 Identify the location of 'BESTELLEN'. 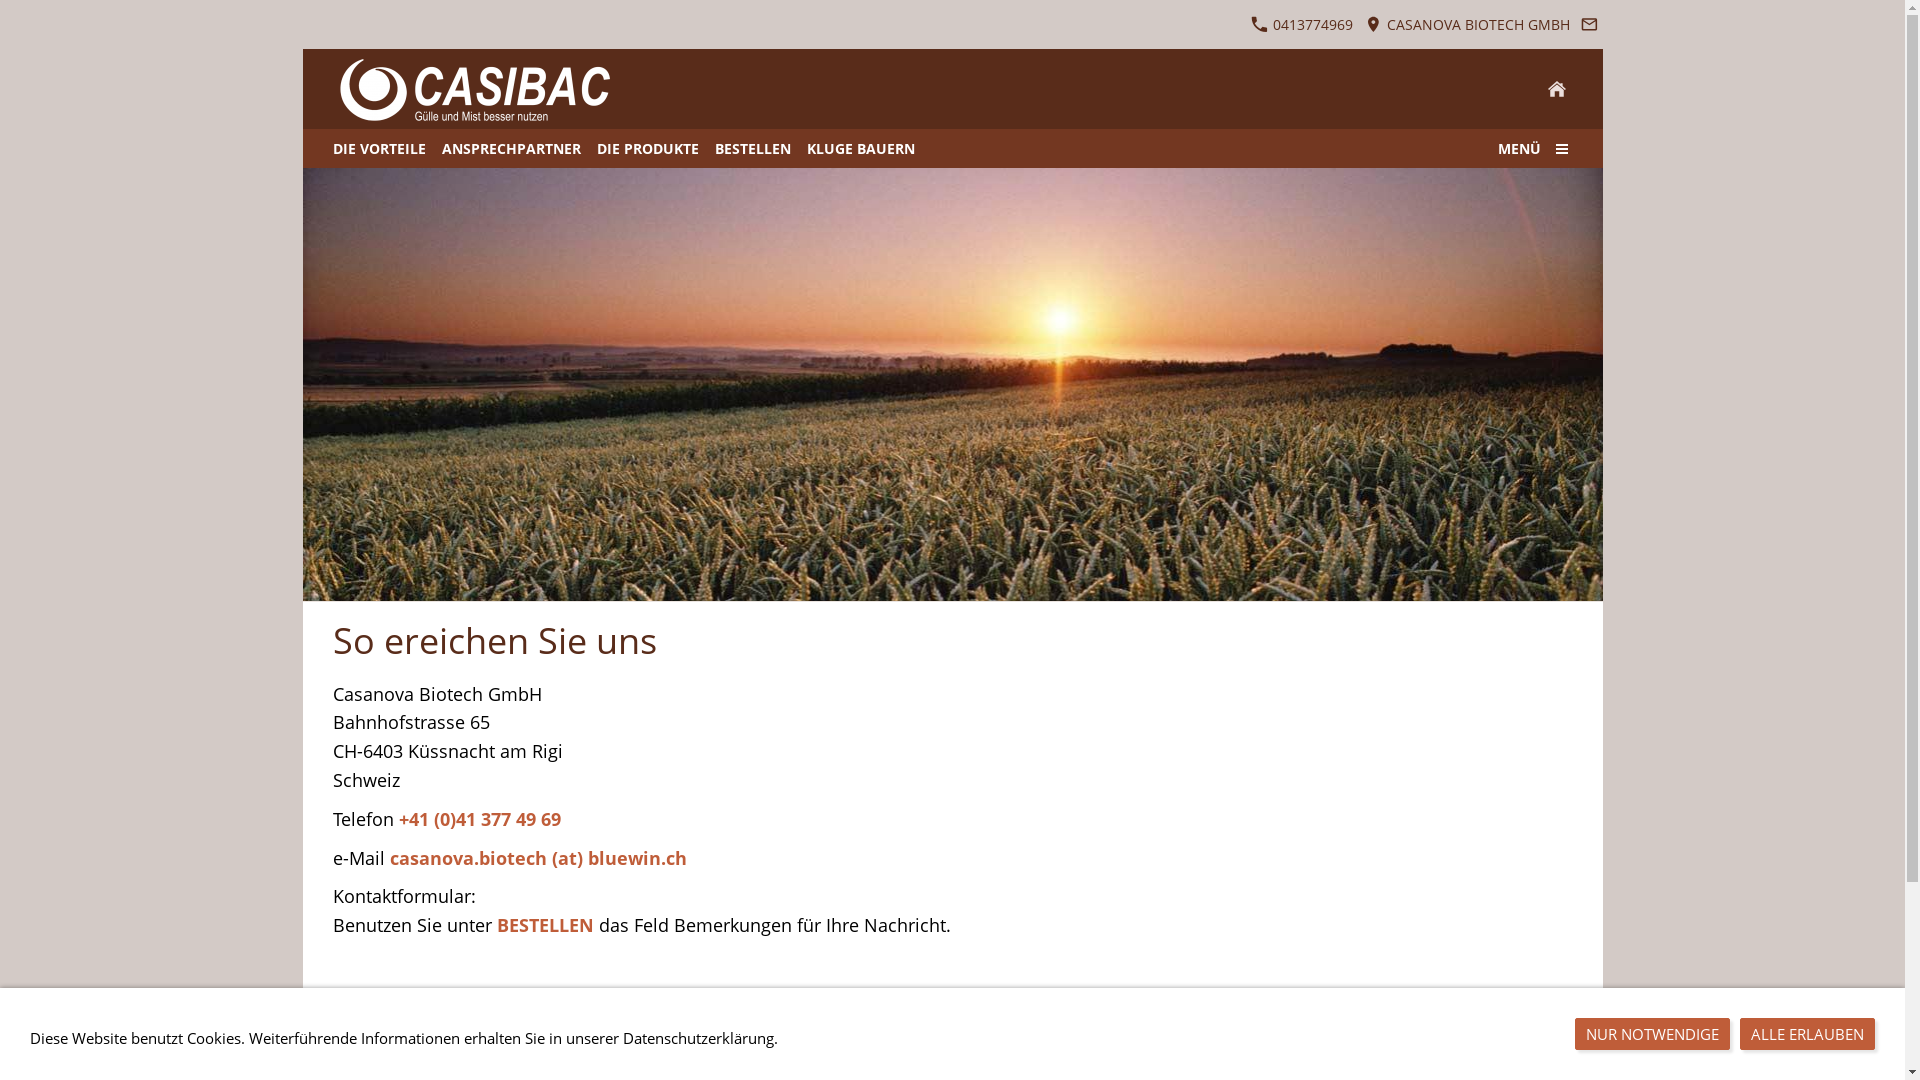
(544, 925).